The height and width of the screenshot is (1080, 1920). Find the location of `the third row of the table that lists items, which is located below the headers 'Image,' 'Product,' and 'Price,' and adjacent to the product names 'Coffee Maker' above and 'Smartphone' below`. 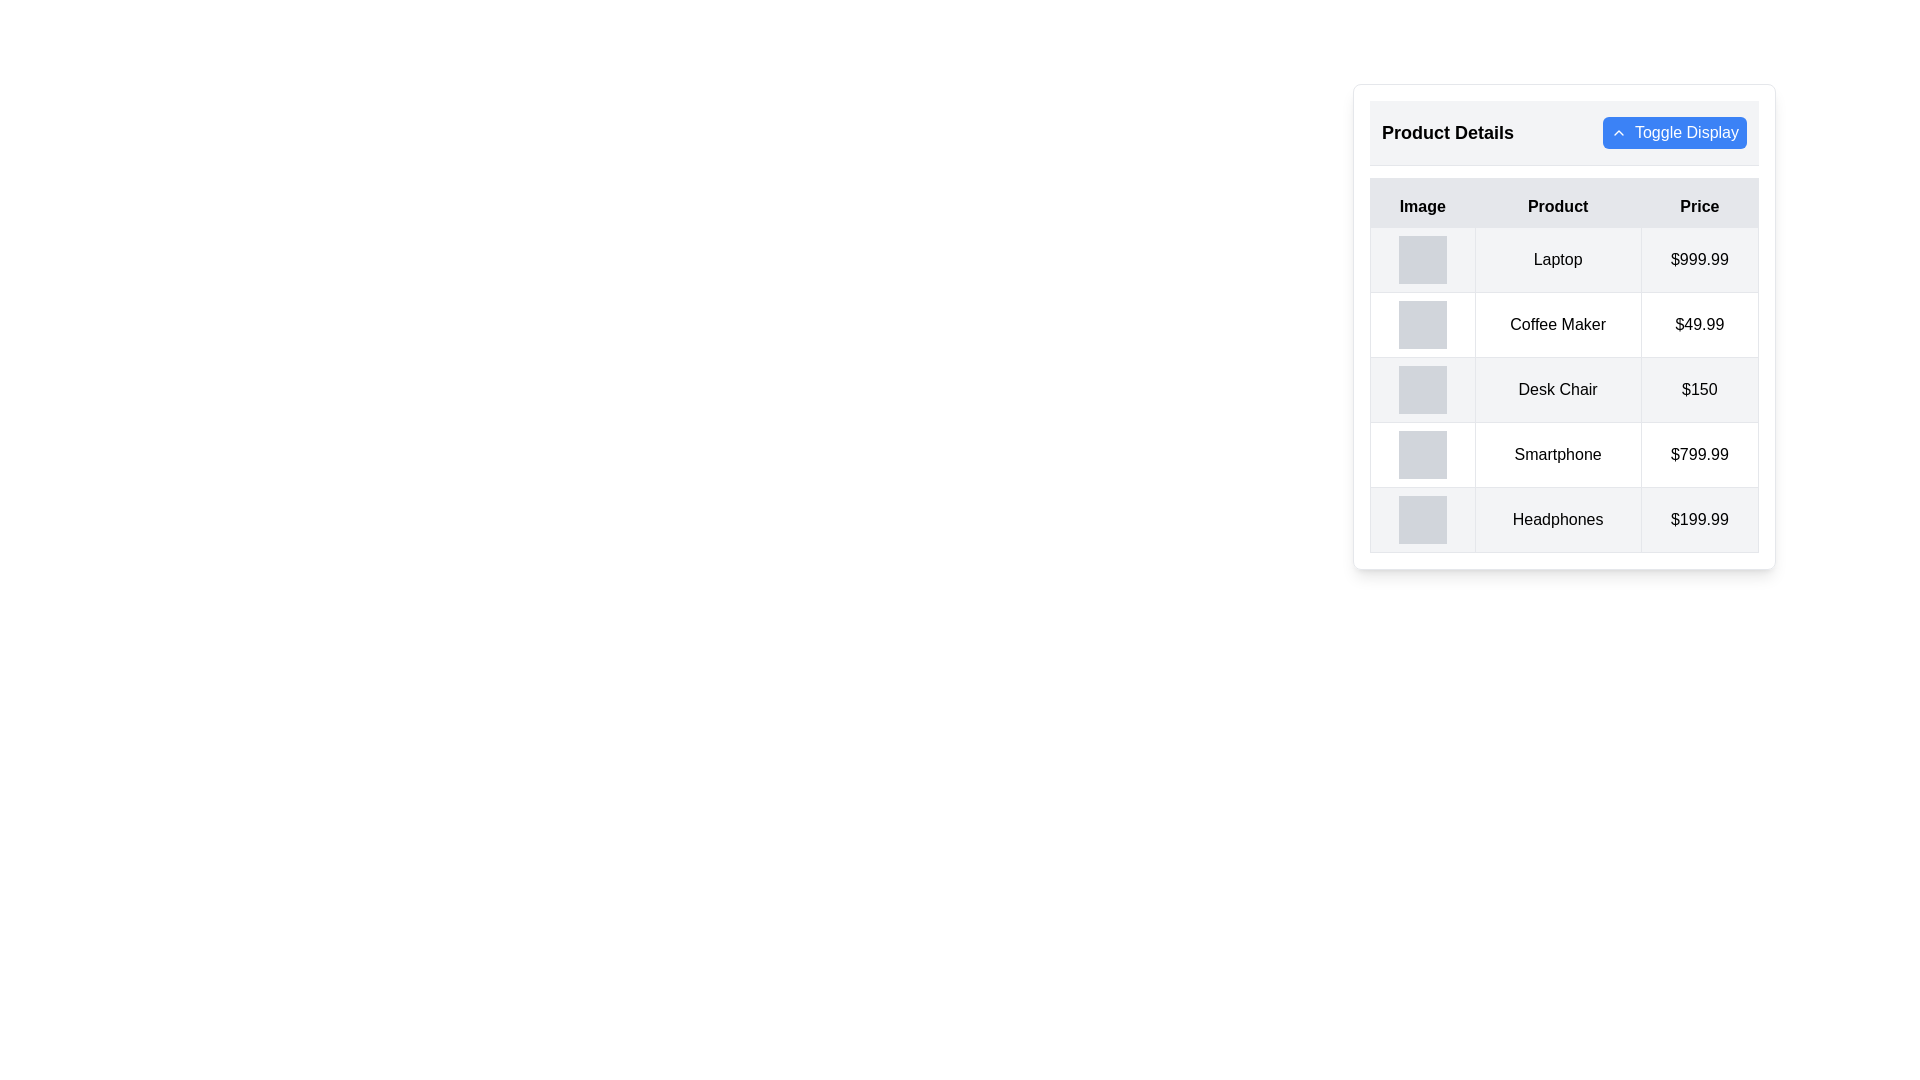

the third row of the table that lists items, which is located below the headers 'Image,' 'Product,' and 'Price,' and adjacent to the product names 'Coffee Maker' above and 'Smartphone' below is located at coordinates (1563, 389).